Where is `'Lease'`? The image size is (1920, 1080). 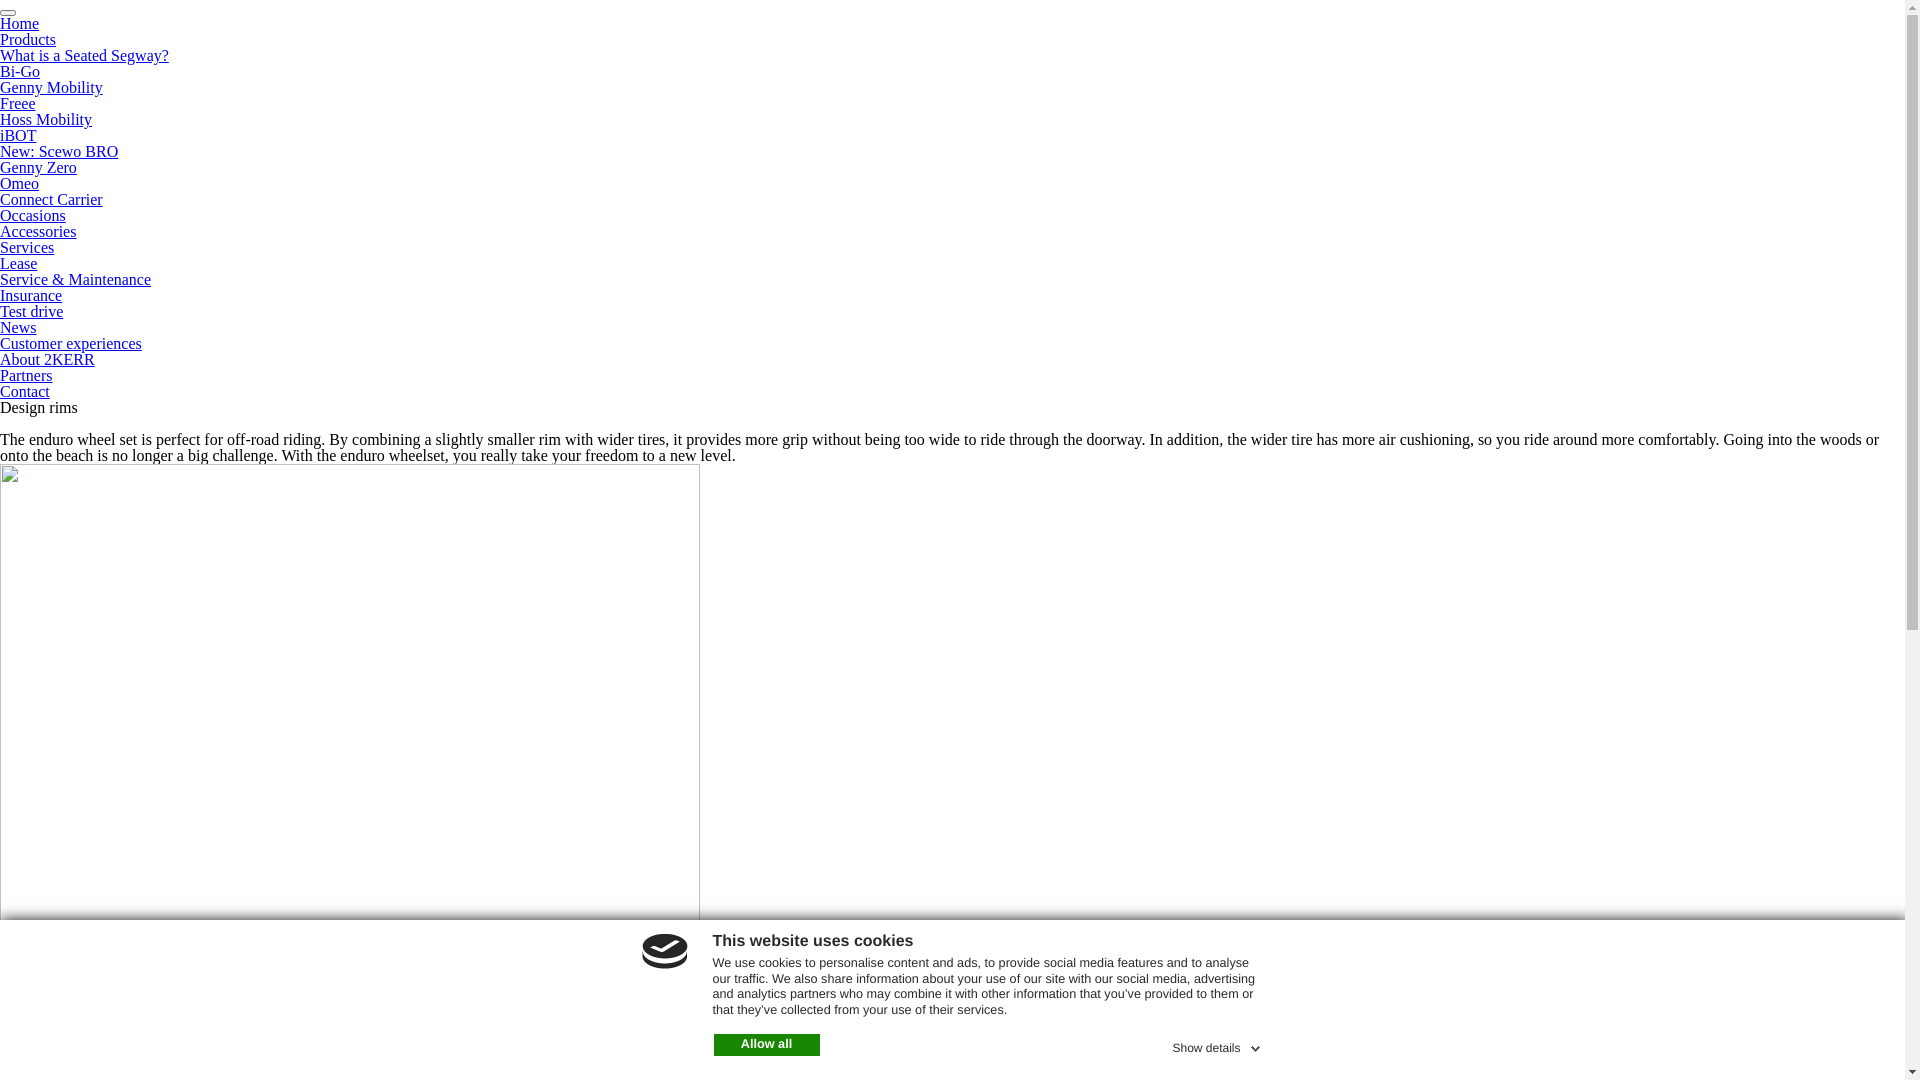
'Lease' is located at coordinates (18, 262).